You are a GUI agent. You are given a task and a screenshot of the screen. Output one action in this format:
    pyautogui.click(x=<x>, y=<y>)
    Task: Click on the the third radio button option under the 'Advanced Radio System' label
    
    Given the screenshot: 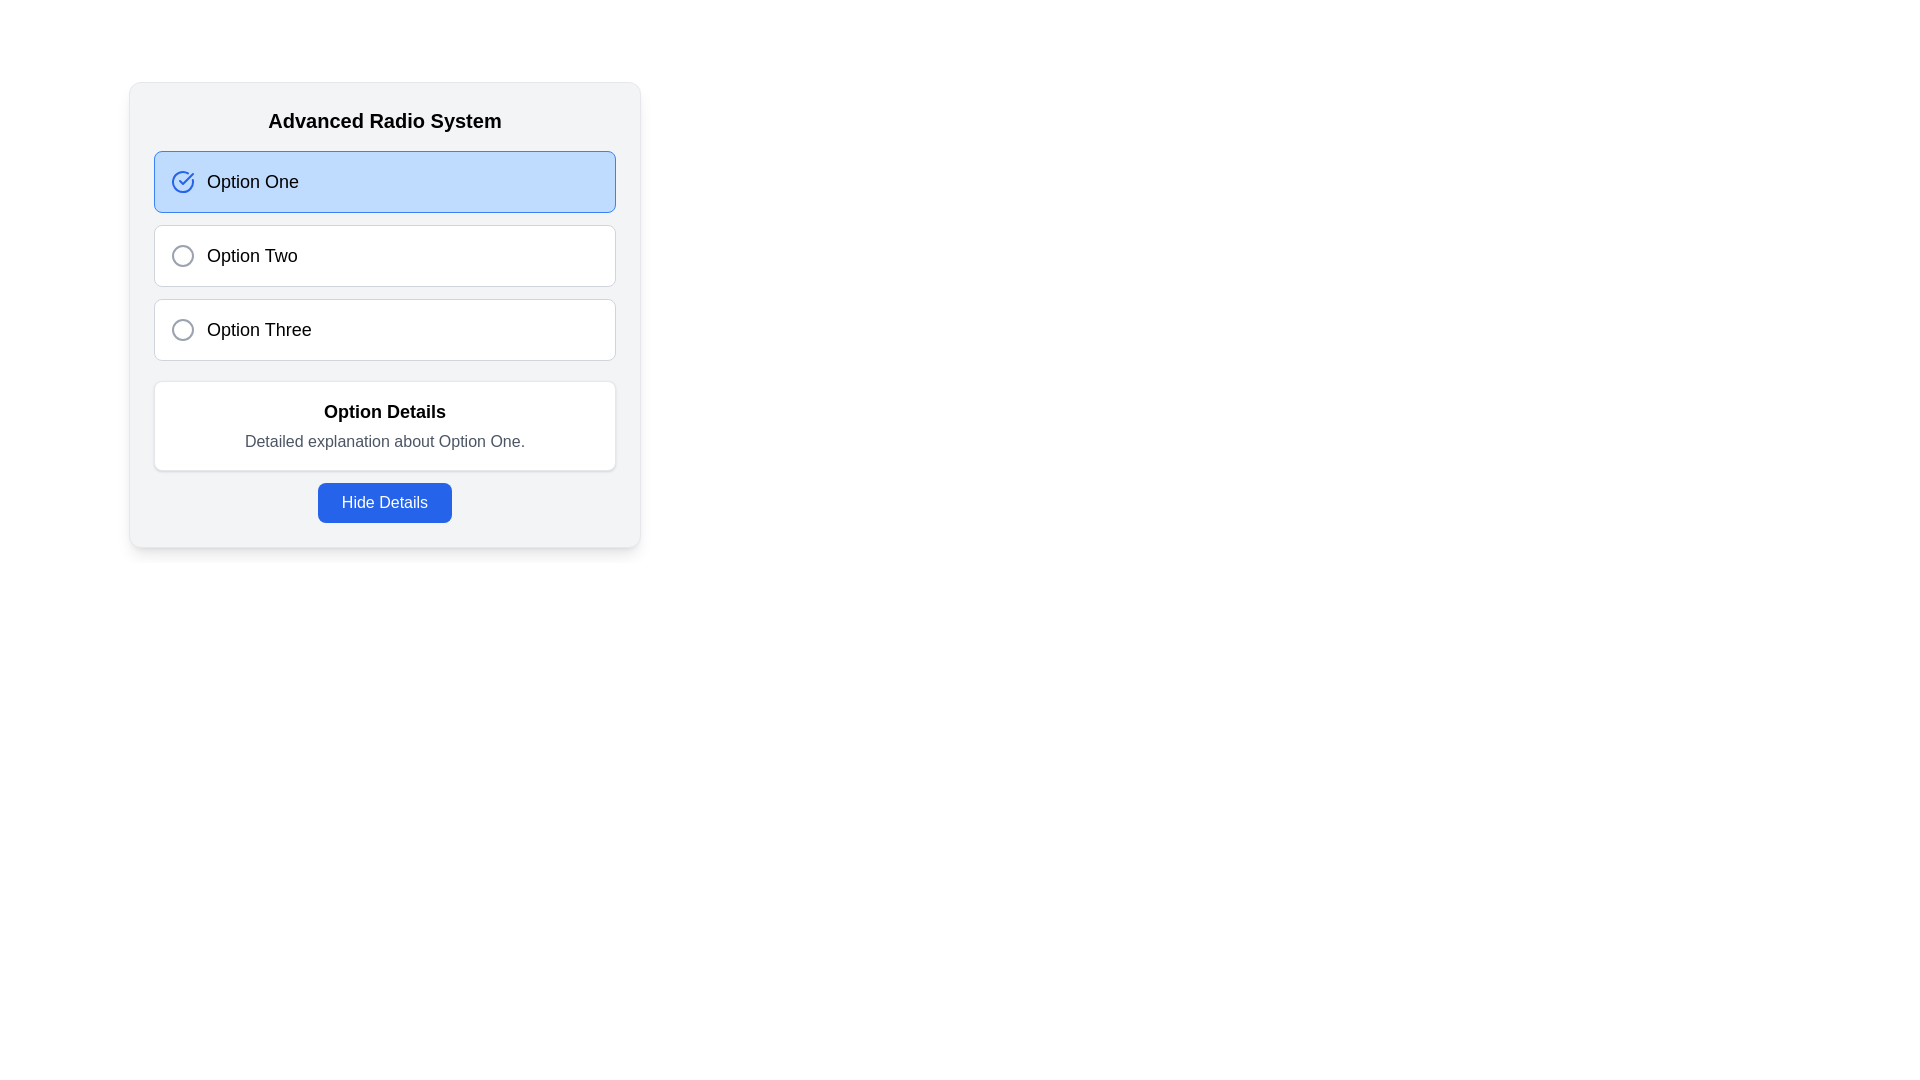 What is the action you would take?
    pyautogui.click(x=384, y=329)
    